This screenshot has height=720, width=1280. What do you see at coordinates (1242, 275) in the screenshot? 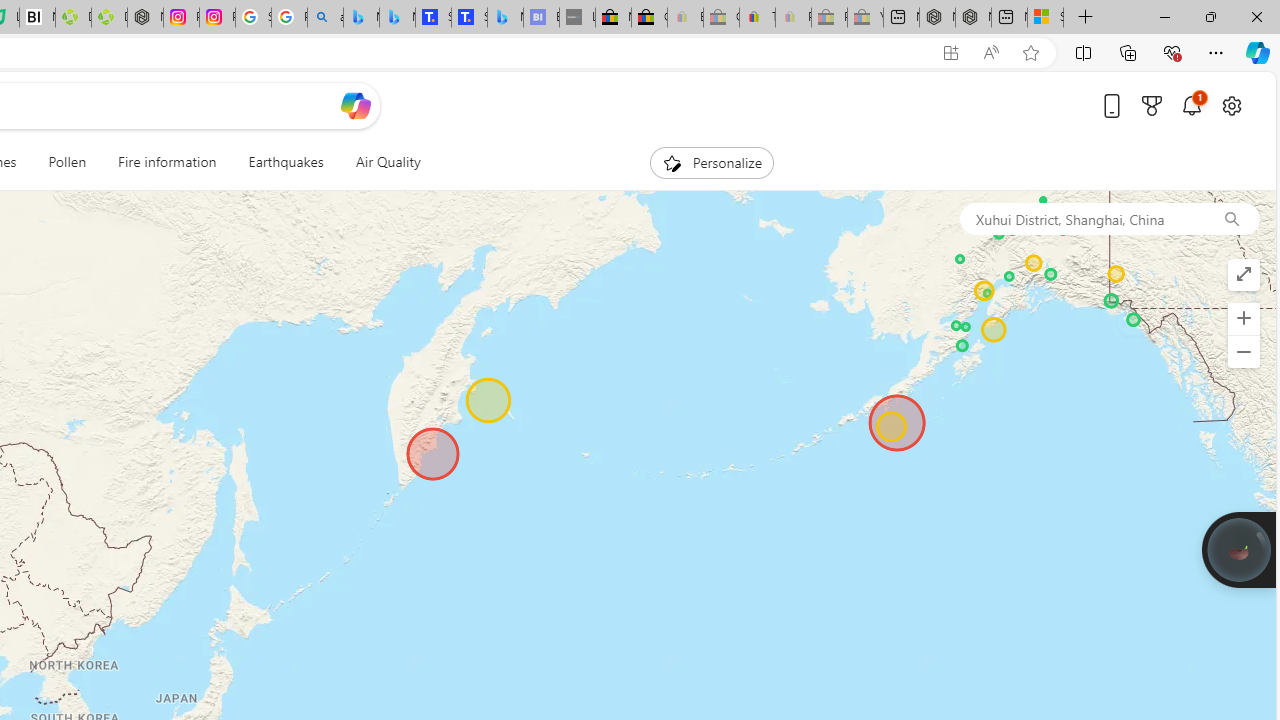
I see `'Enter full screen mode'` at bounding box center [1242, 275].